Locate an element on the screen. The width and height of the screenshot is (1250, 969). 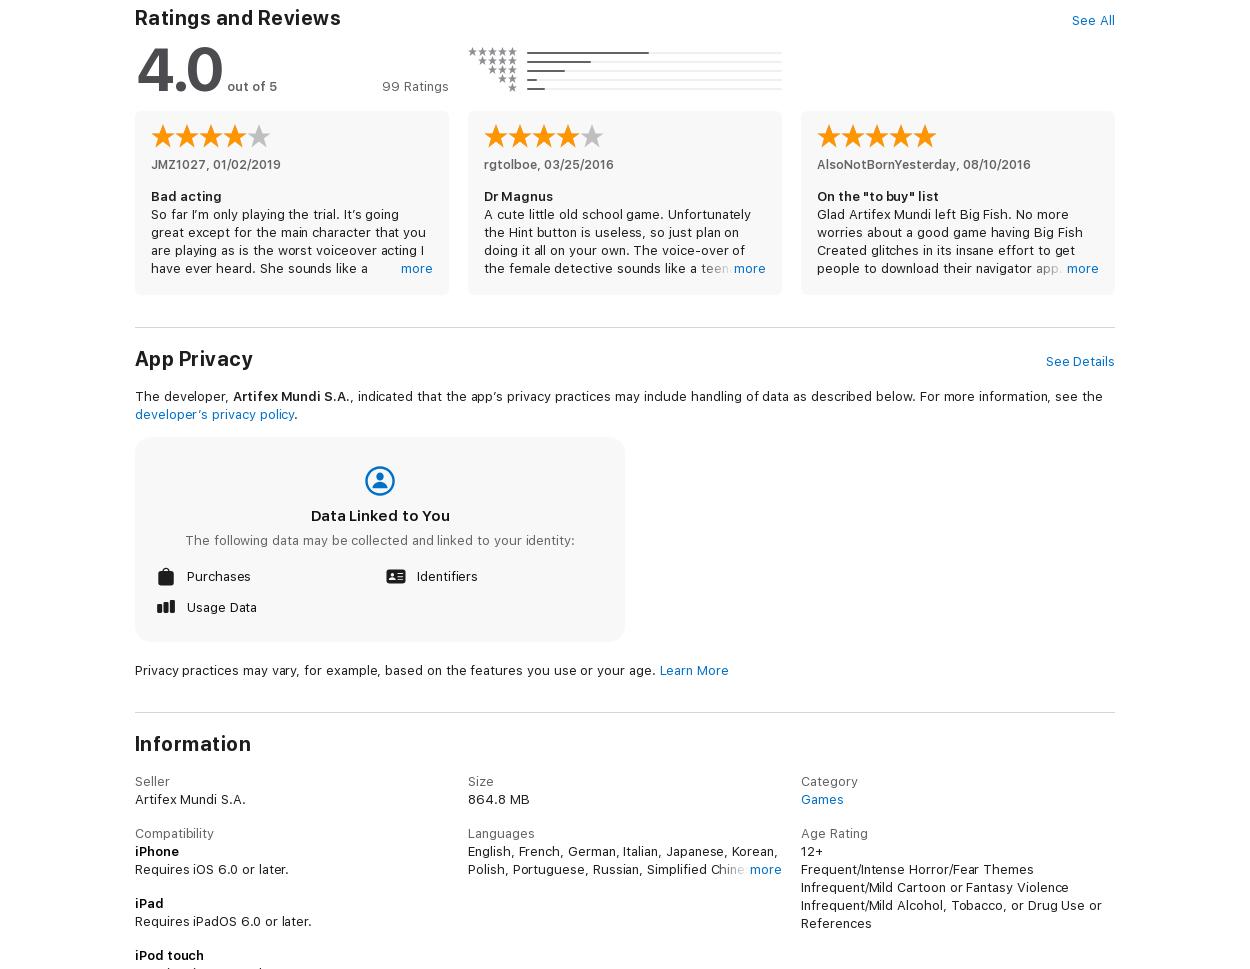
'Identifiers' is located at coordinates (446, 575).